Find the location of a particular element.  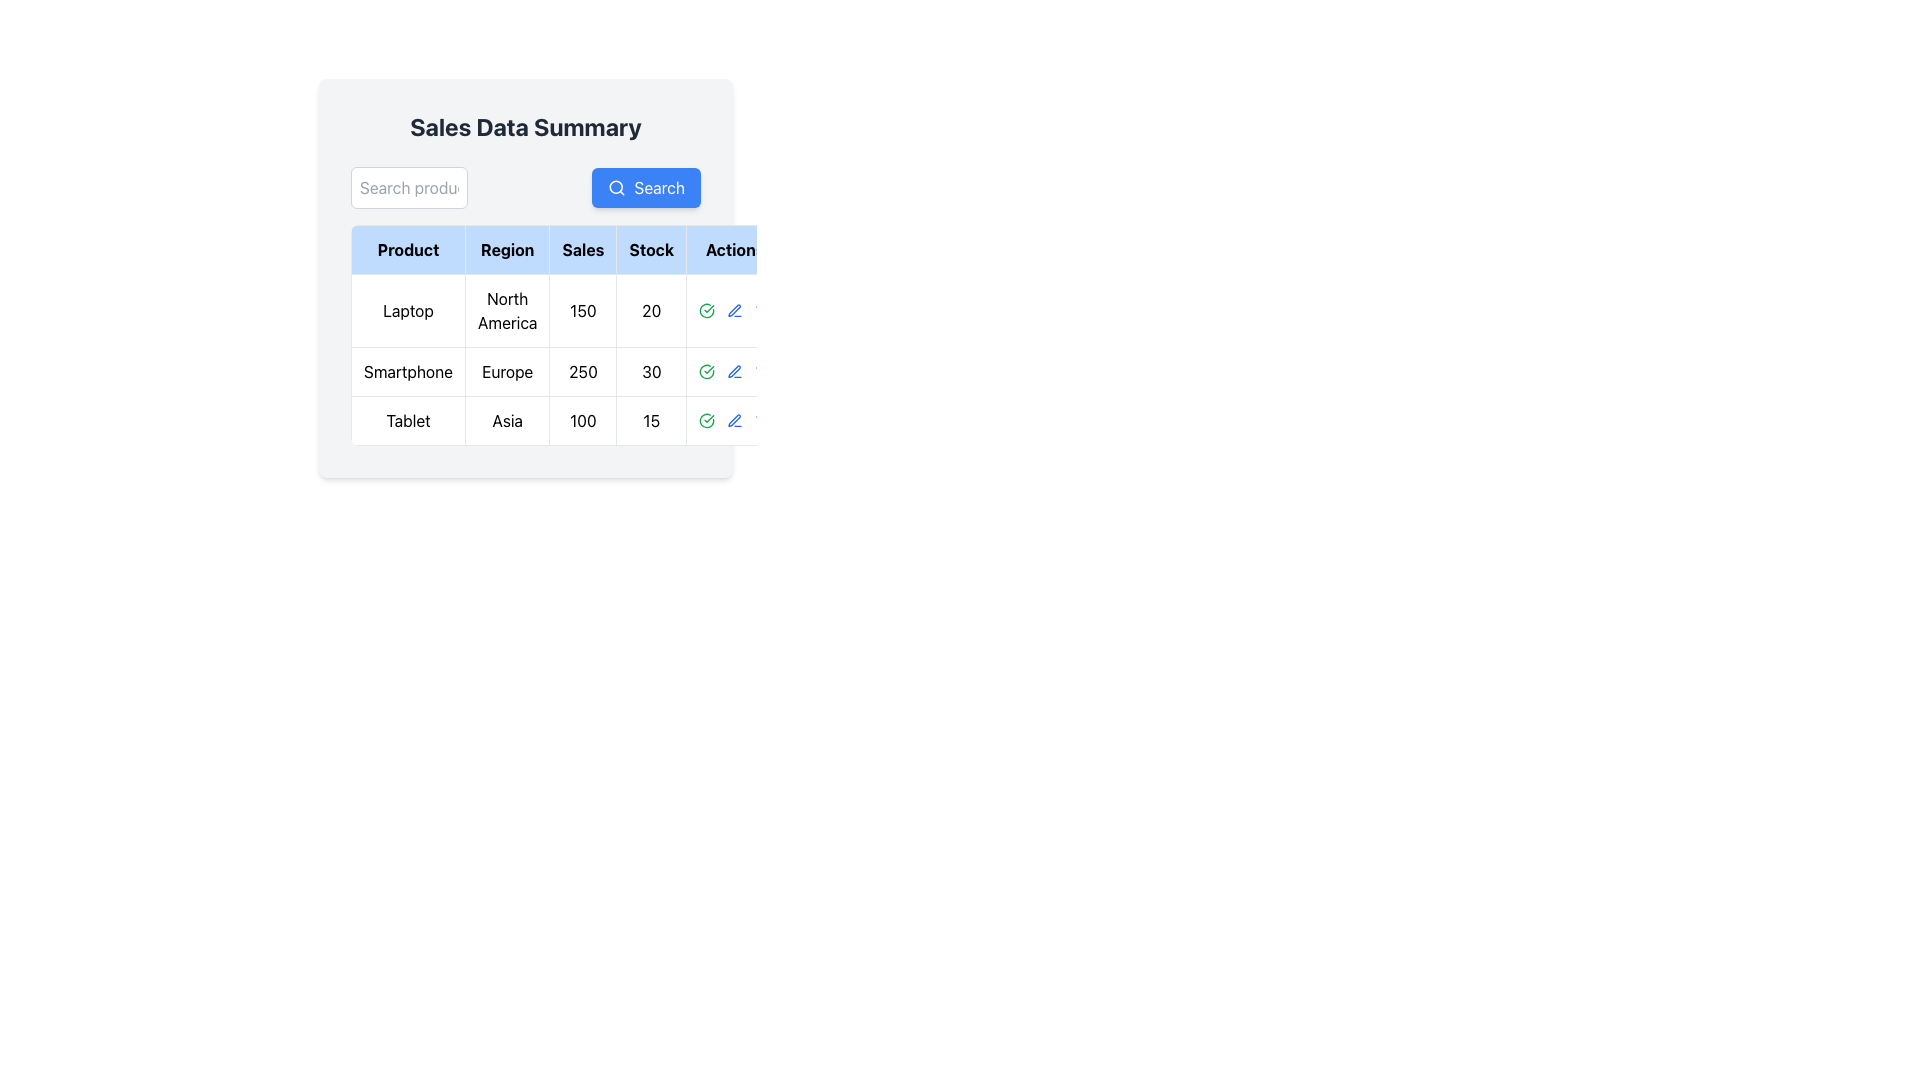

the table header cell displaying 'Product', which is the first header cell in the Sales Data Summary table with a light blue background and black border is located at coordinates (407, 249).